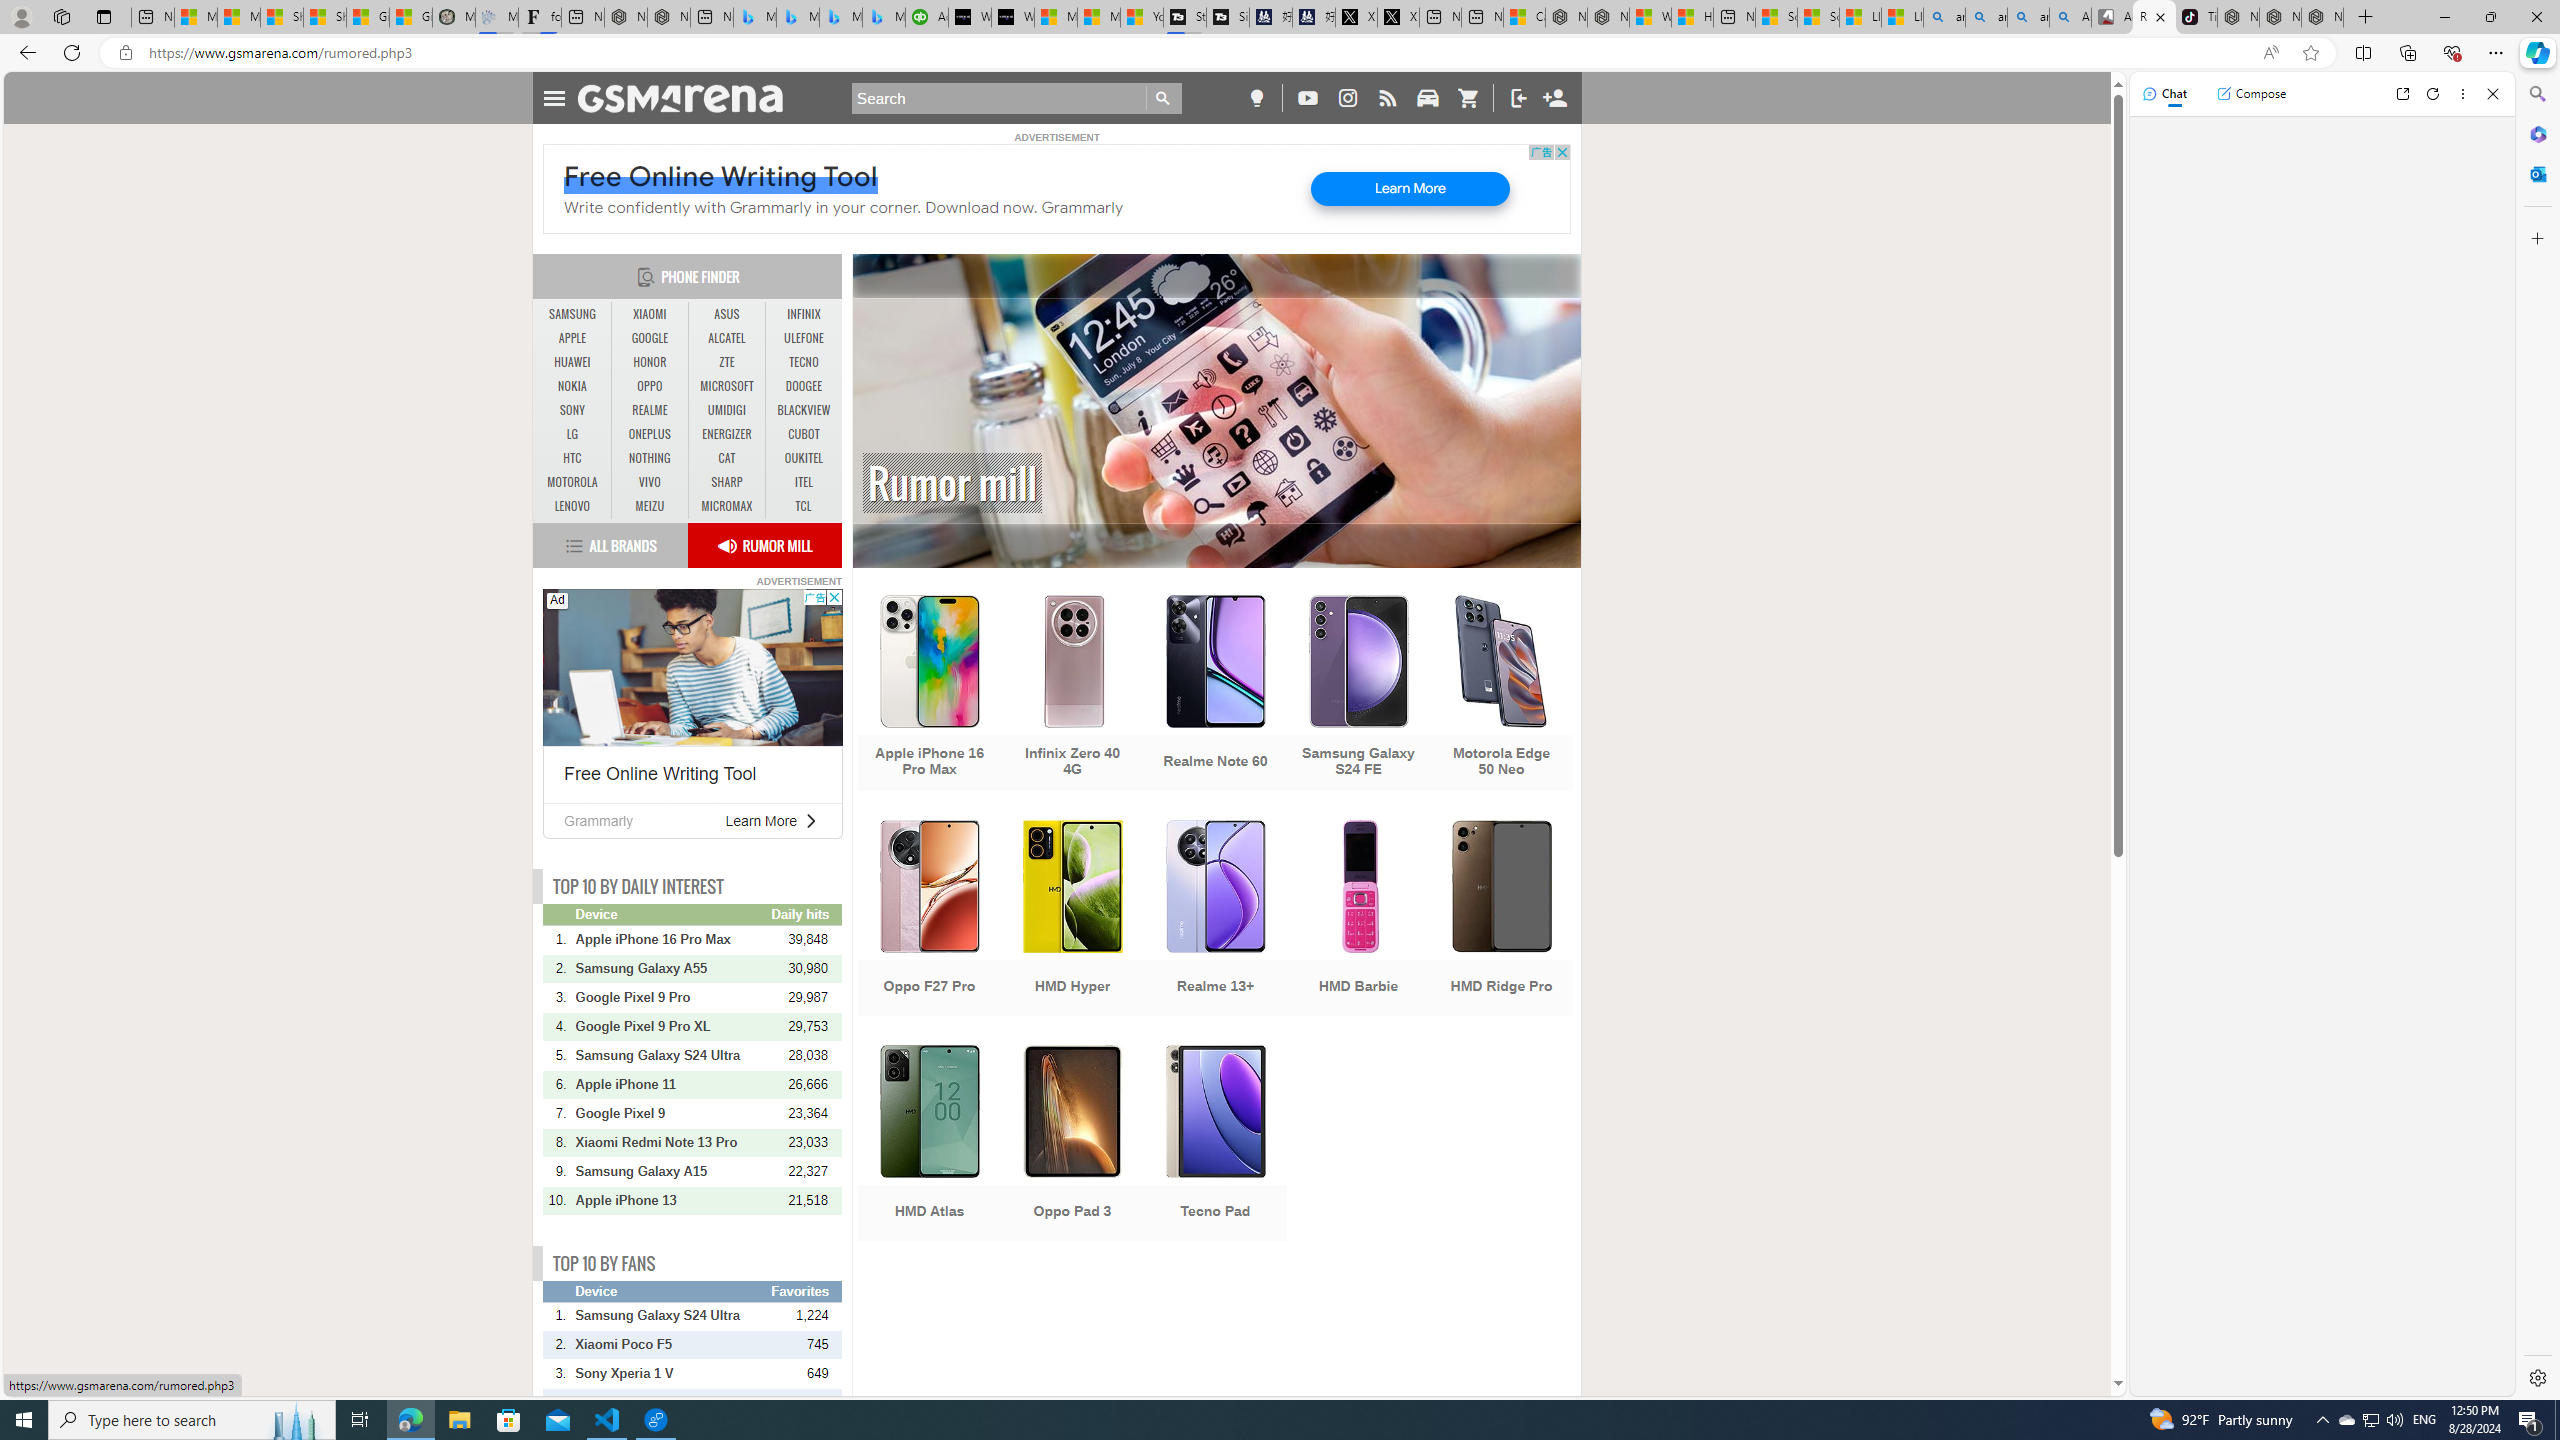  I want to click on 'LENOVO', so click(572, 505).